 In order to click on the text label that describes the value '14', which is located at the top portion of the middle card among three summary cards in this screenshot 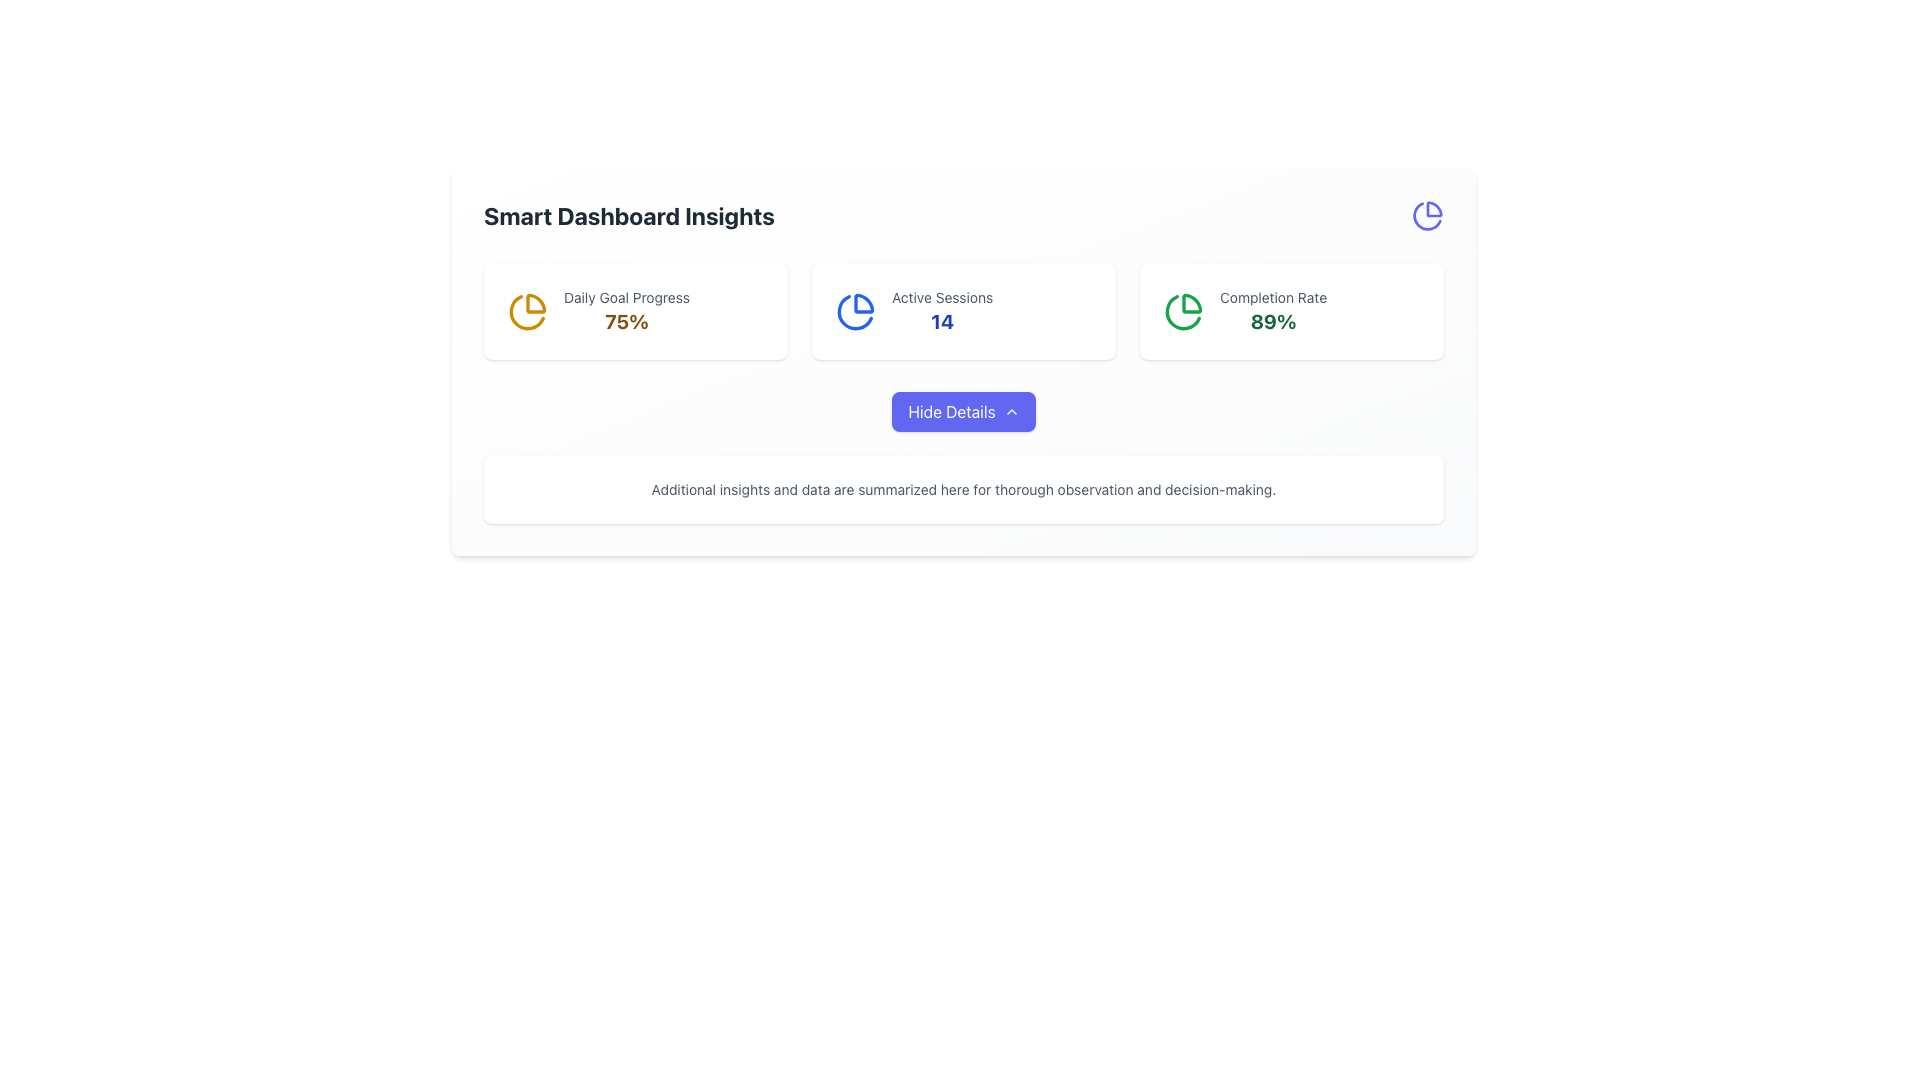, I will do `click(941, 297)`.